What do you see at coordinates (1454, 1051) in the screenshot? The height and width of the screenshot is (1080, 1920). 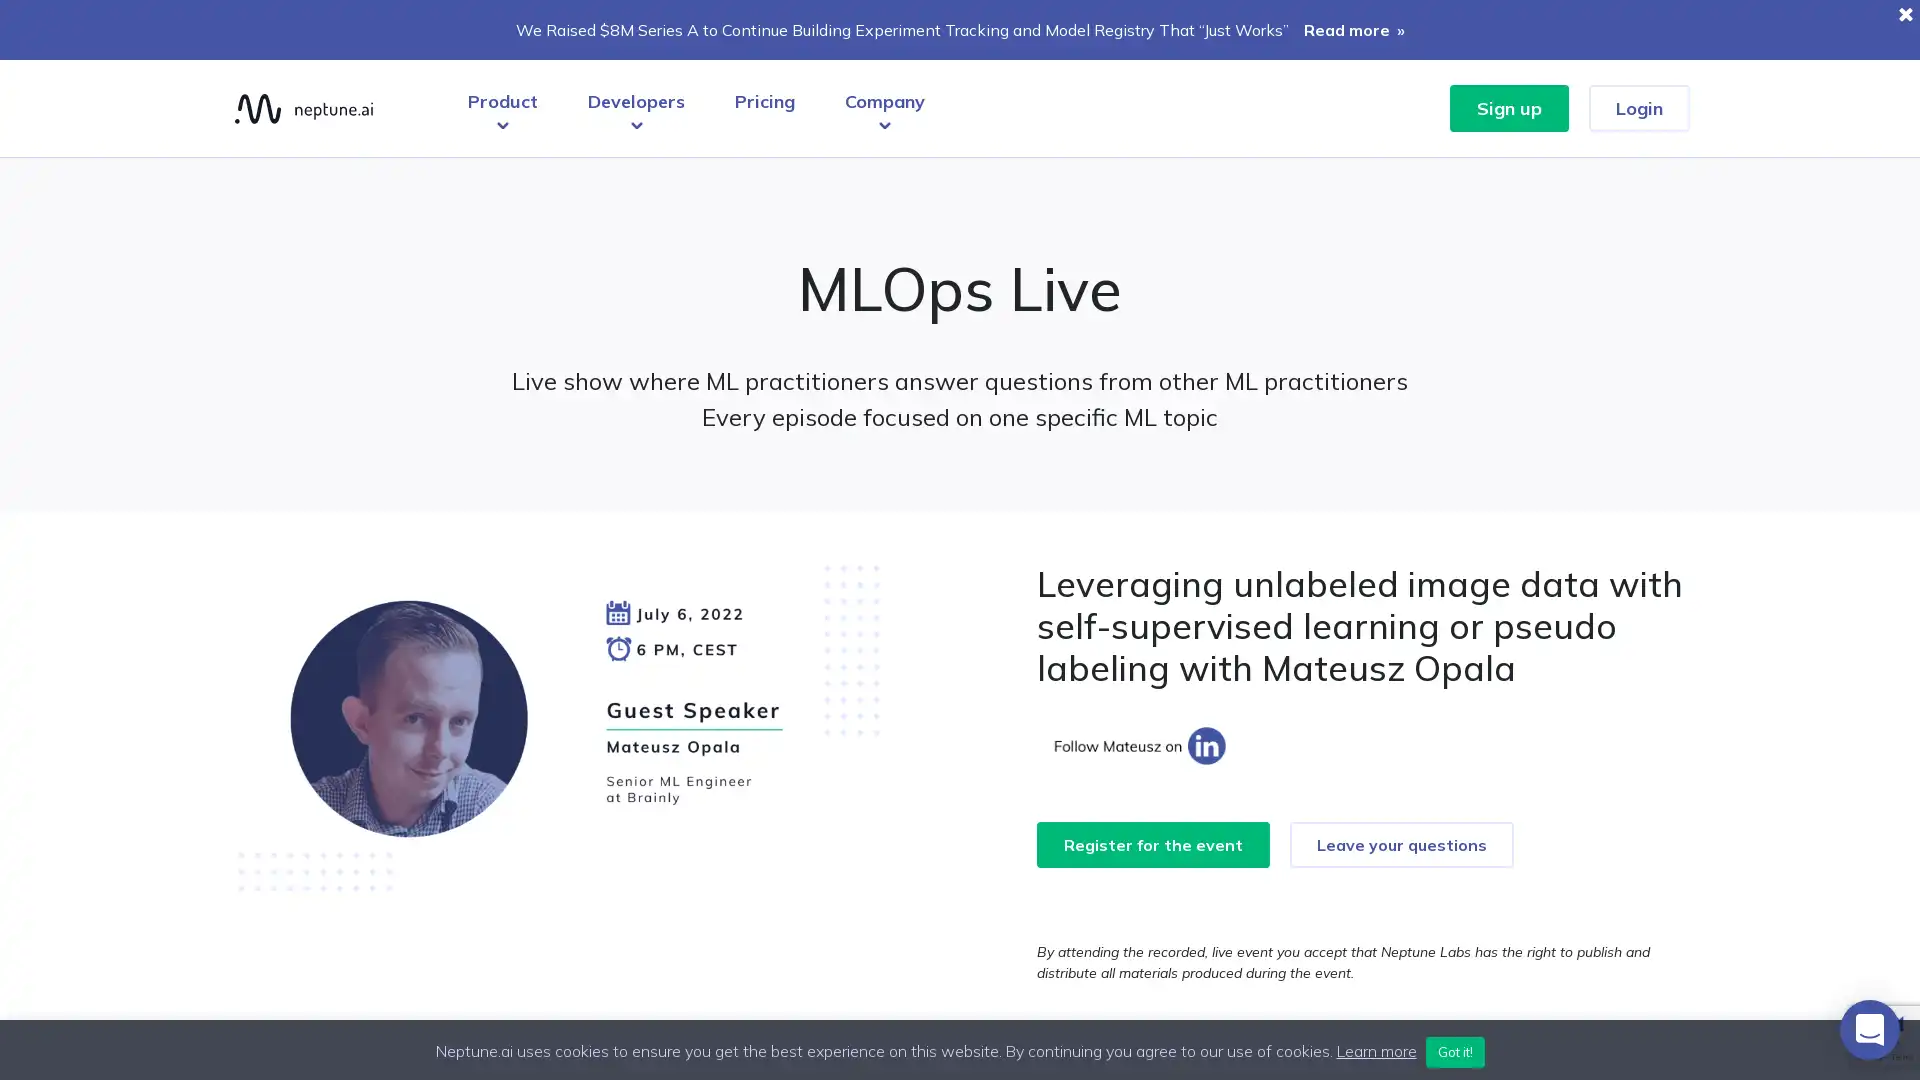 I see `Got it!` at bounding box center [1454, 1051].